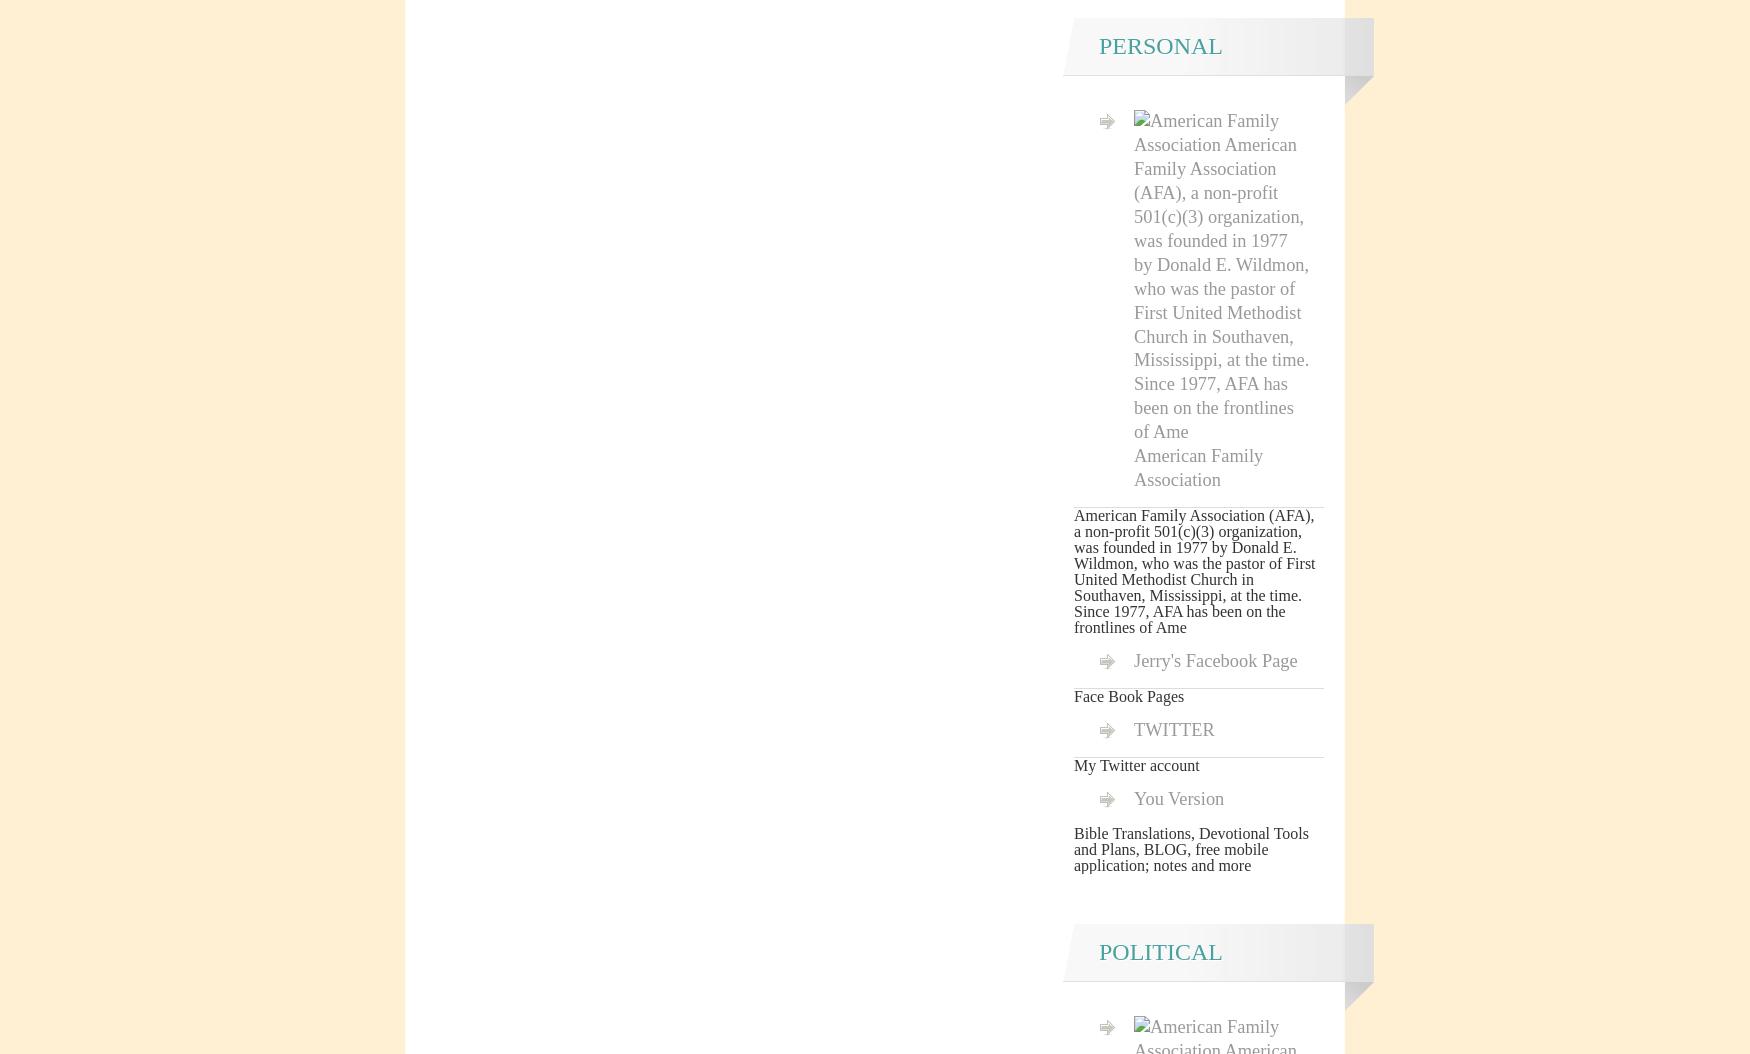  What do you see at coordinates (1133, 728) in the screenshot?
I see `'TWITTER'` at bounding box center [1133, 728].